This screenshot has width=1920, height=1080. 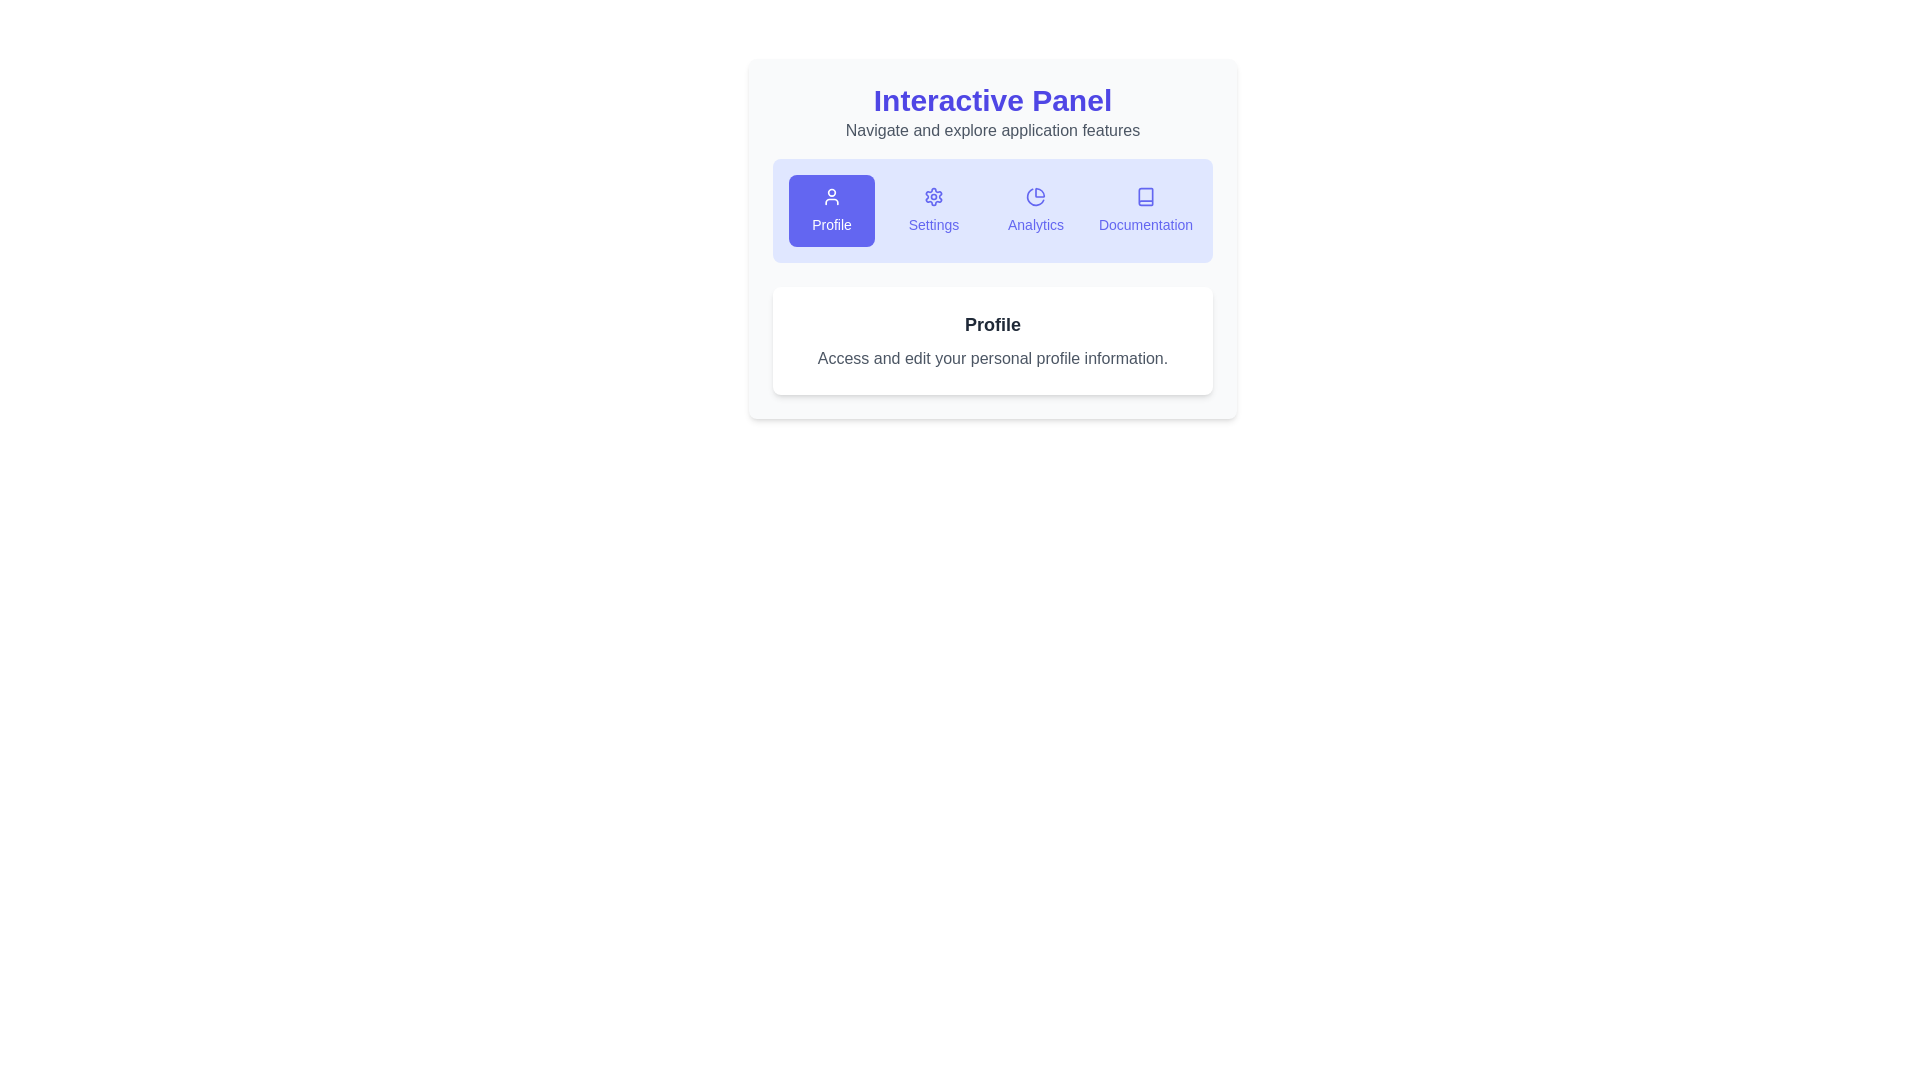 I want to click on the 'Analytics' button in the horizontal navigation menu, so click(x=993, y=211).